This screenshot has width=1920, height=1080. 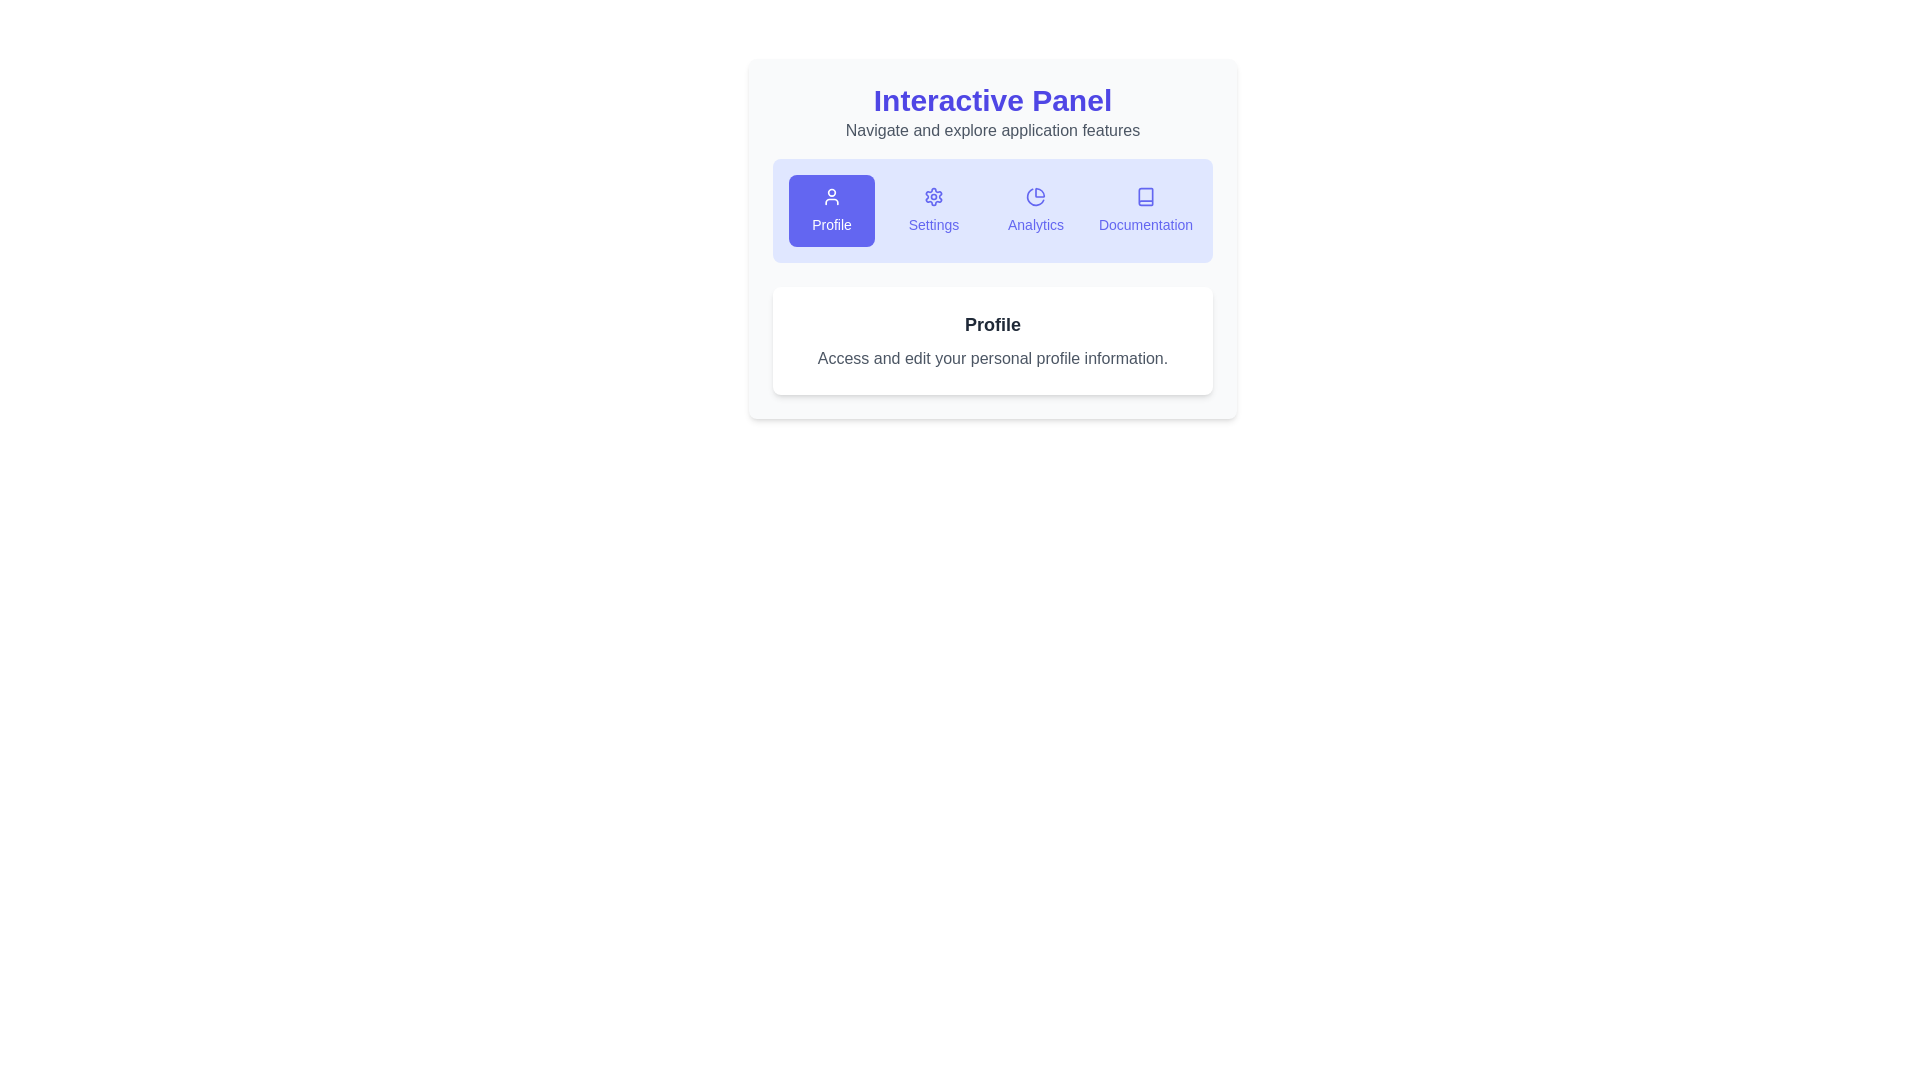 I want to click on the 'Analytics' button in the horizontal navigation menu, so click(x=993, y=211).